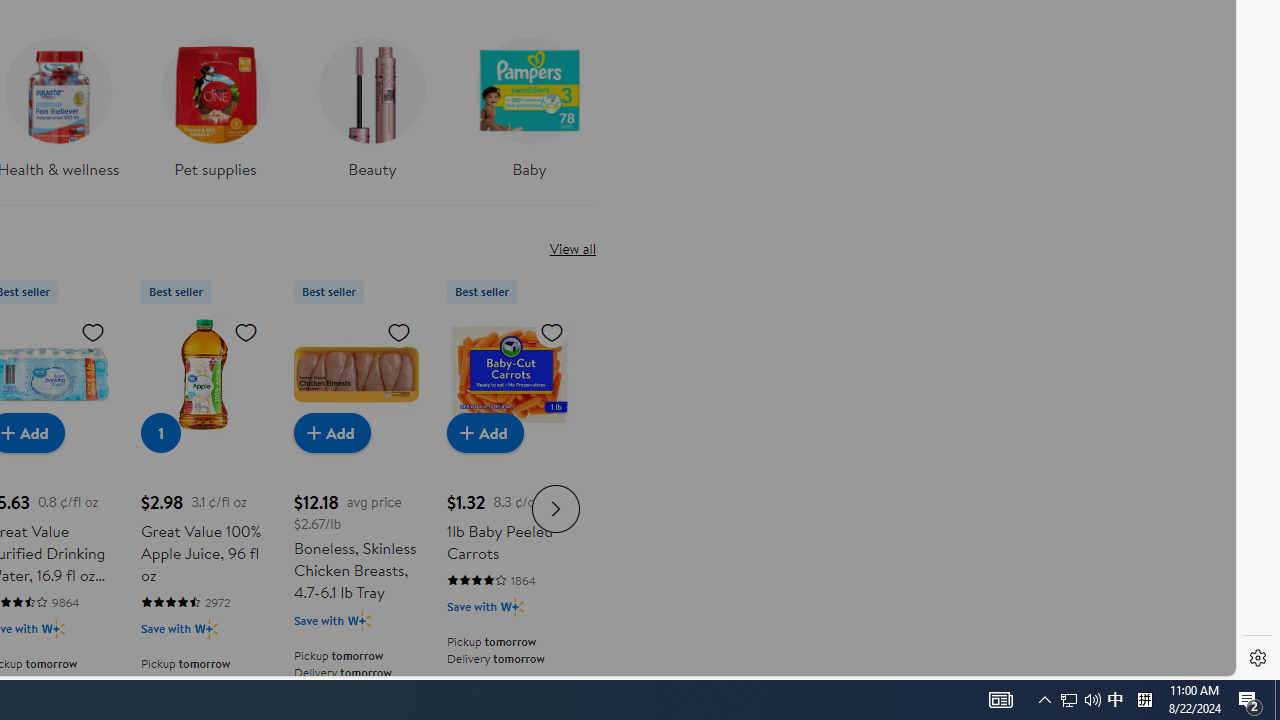 This screenshot has height=720, width=1280. What do you see at coordinates (485, 431) in the screenshot?
I see `'Add to cart - 1lb Baby Peeled Carrots'` at bounding box center [485, 431].